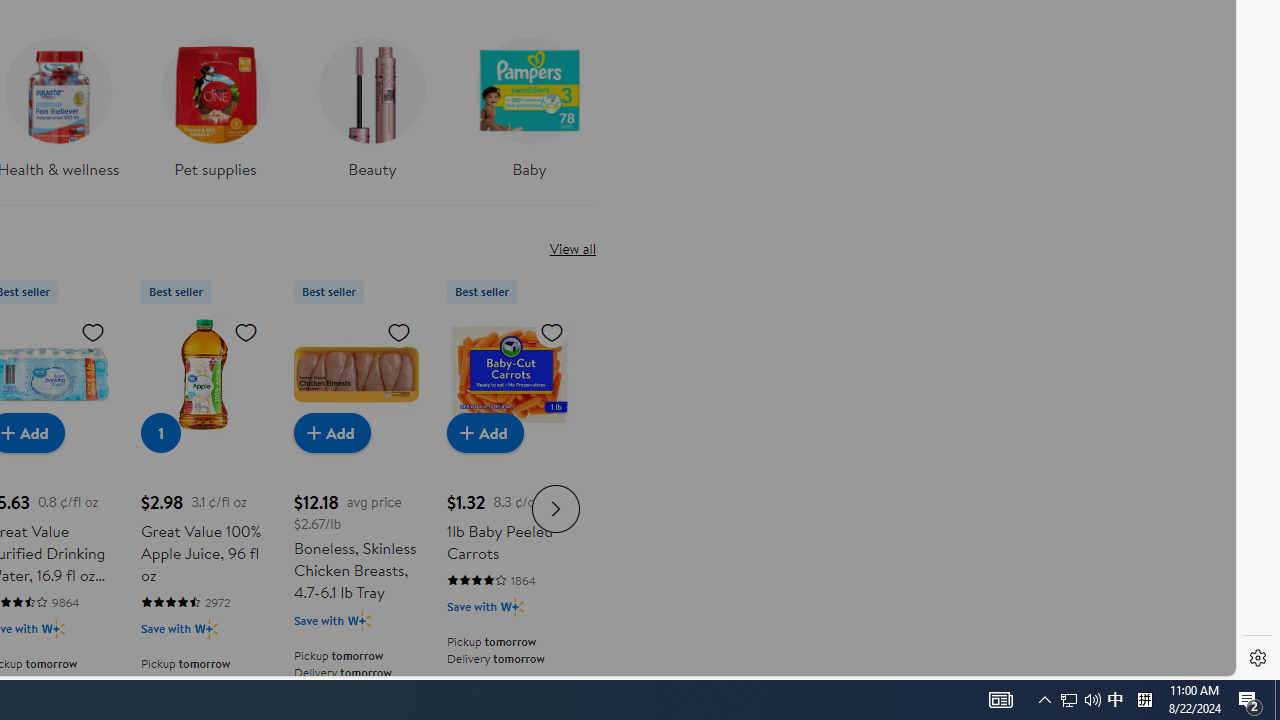 This screenshot has height=720, width=1280. What do you see at coordinates (485, 431) in the screenshot?
I see `'Add to cart - 1lb Baby Peeled Carrots'` at bounding box center [485, 431].